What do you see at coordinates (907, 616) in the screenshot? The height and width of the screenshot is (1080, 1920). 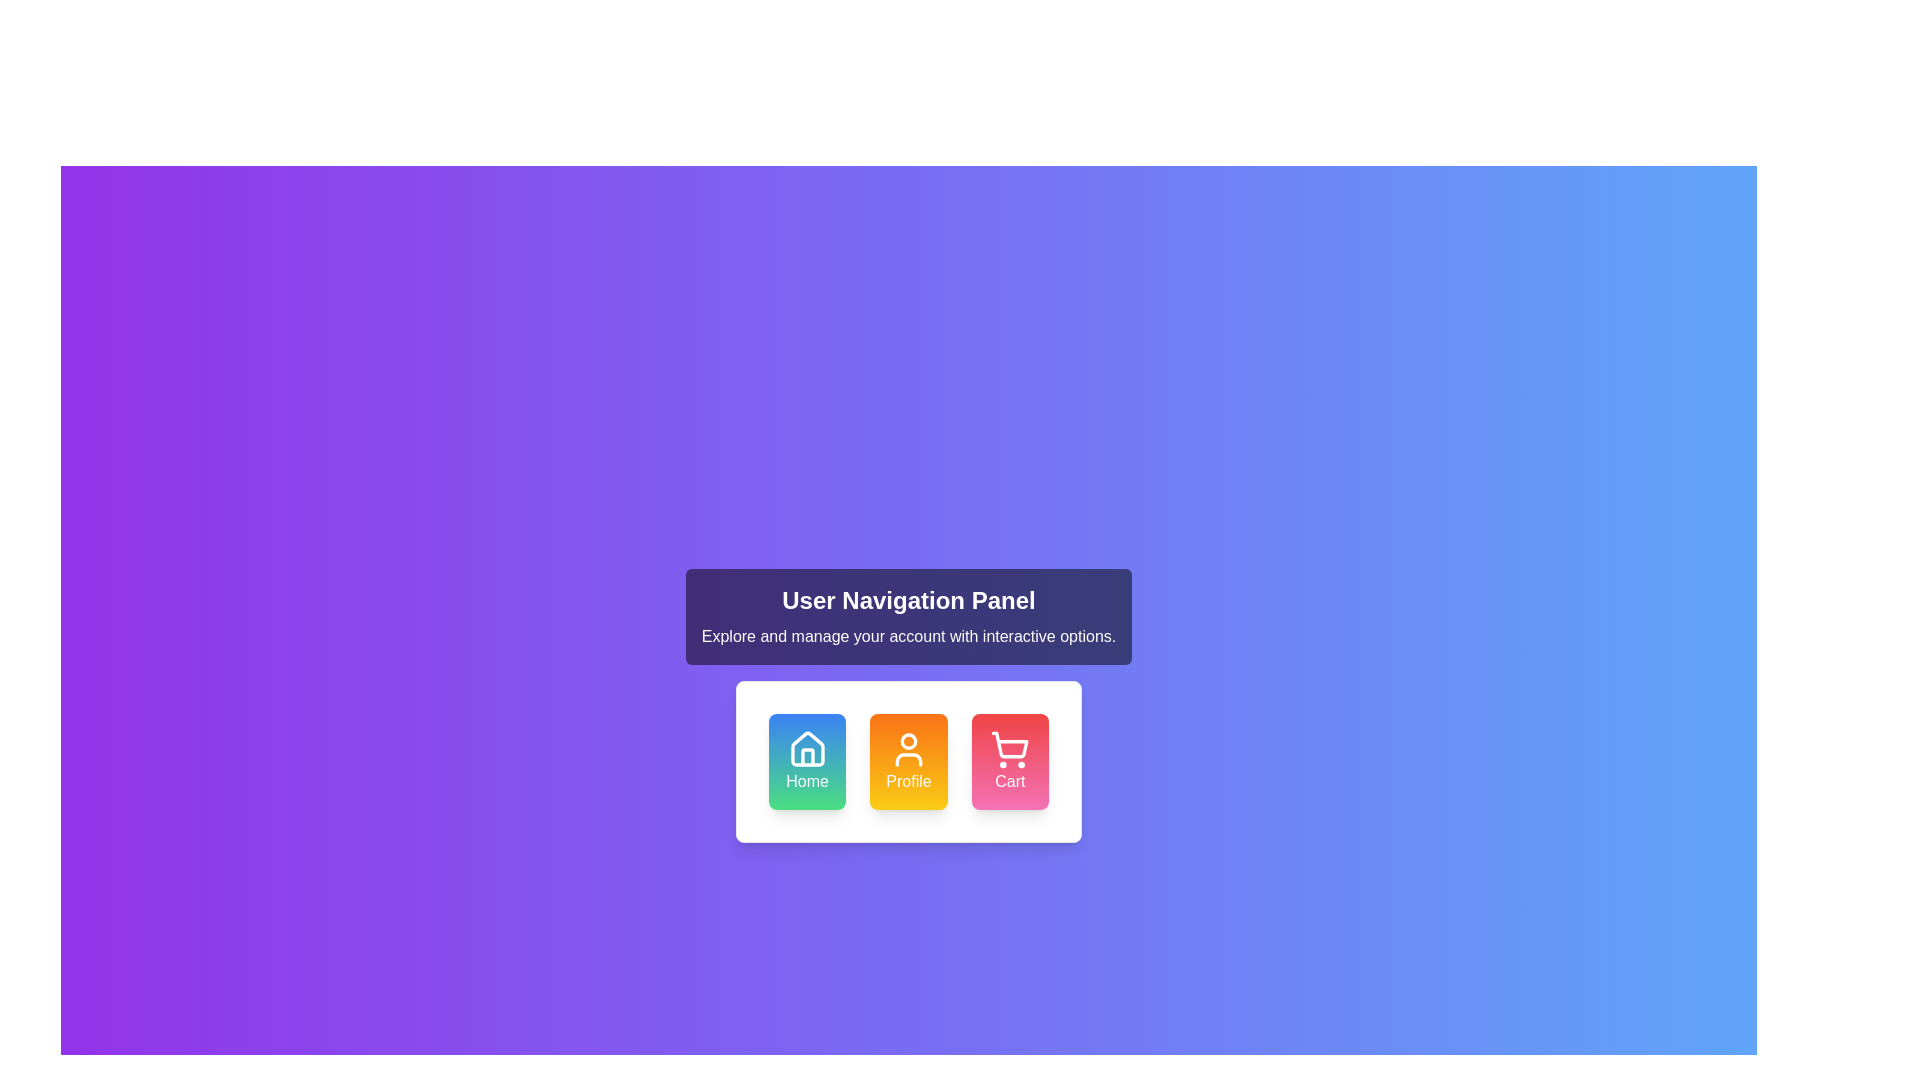 I see `the Informational panel located centrally above the grid layout of buttons, which serves to introduce the navigation options to the user` at bounding box center [907, 616].